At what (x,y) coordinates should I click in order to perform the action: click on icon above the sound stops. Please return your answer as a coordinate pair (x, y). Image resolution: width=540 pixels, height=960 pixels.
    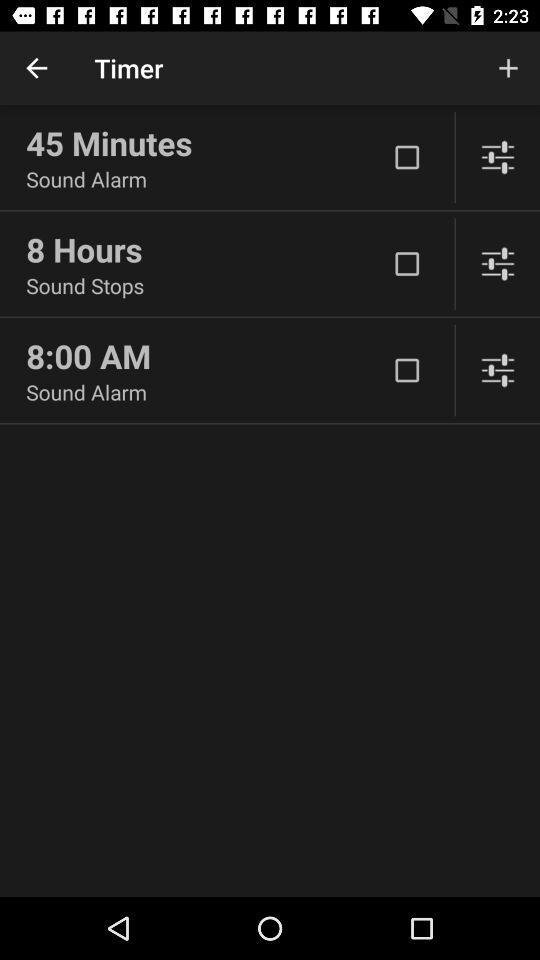
    Looking at the image, I should click on (205, 248).